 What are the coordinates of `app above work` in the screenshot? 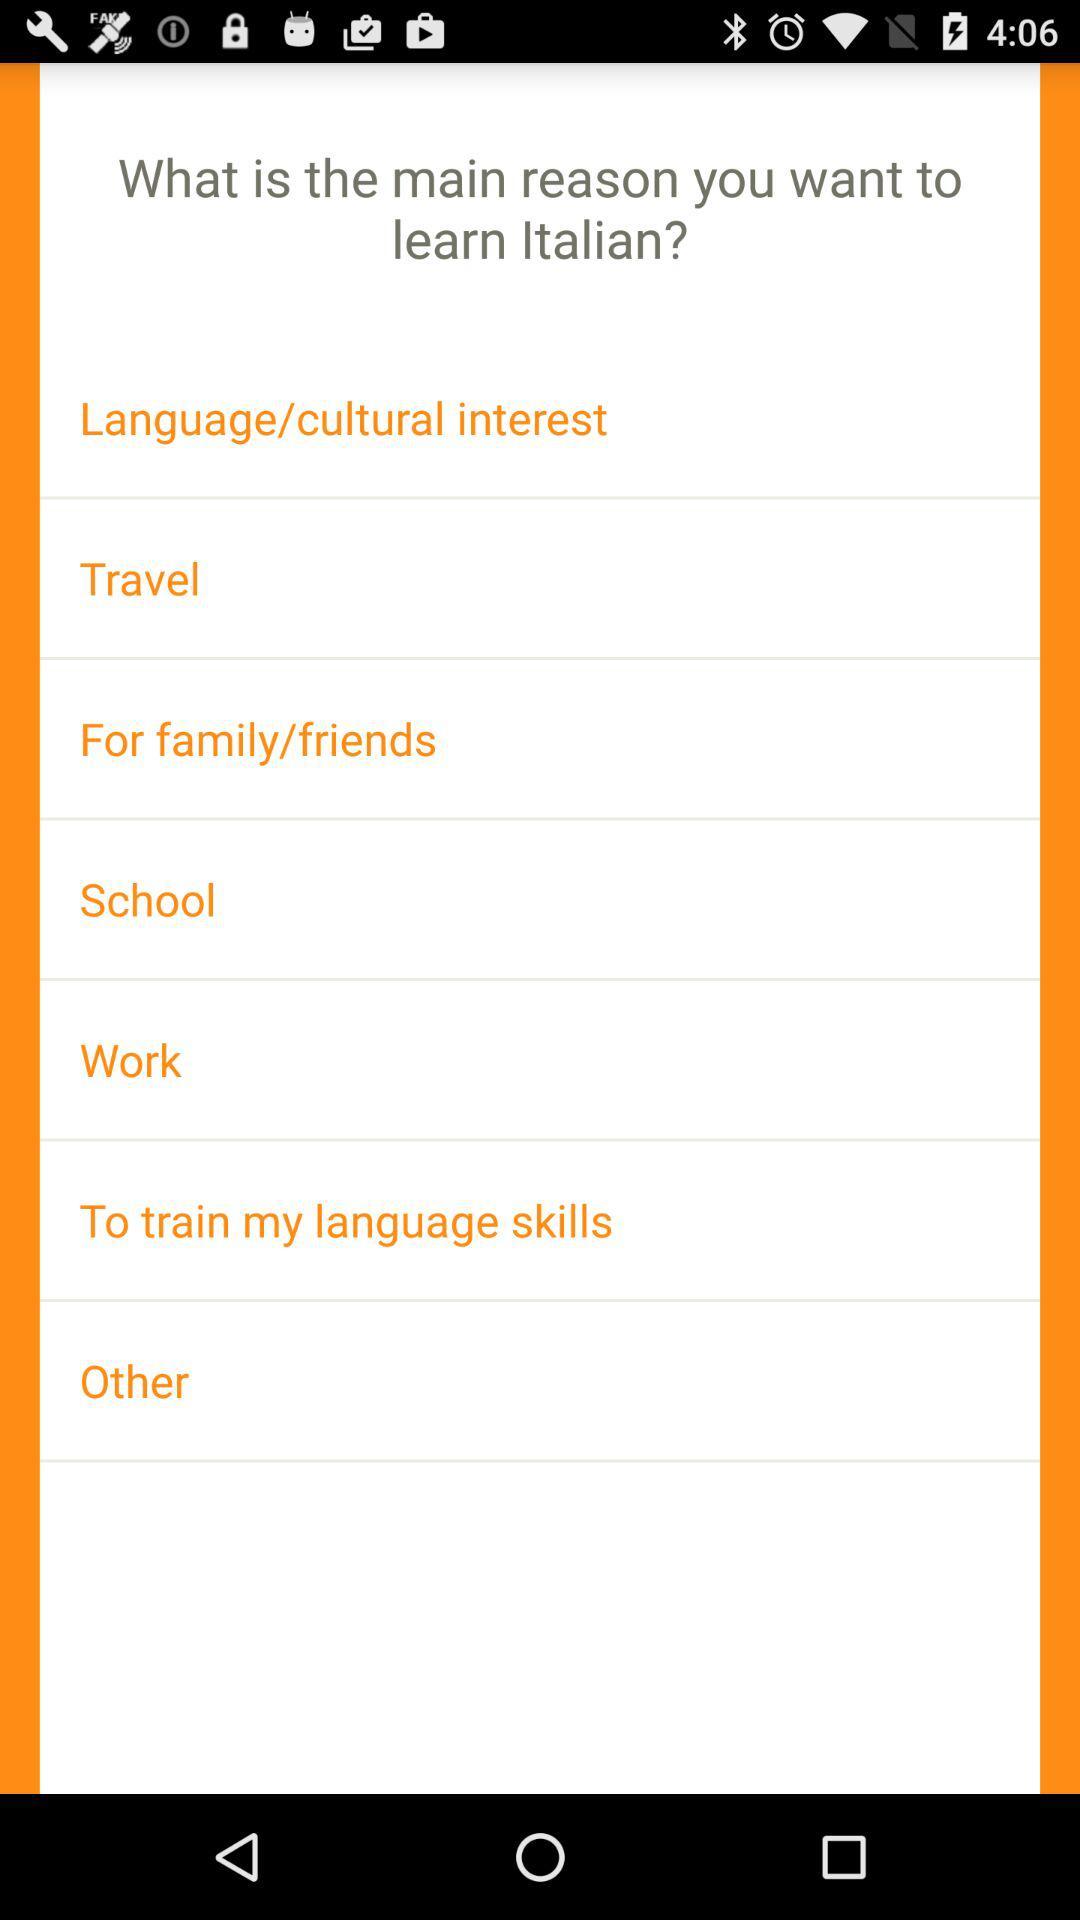 It's located at (540, 898).